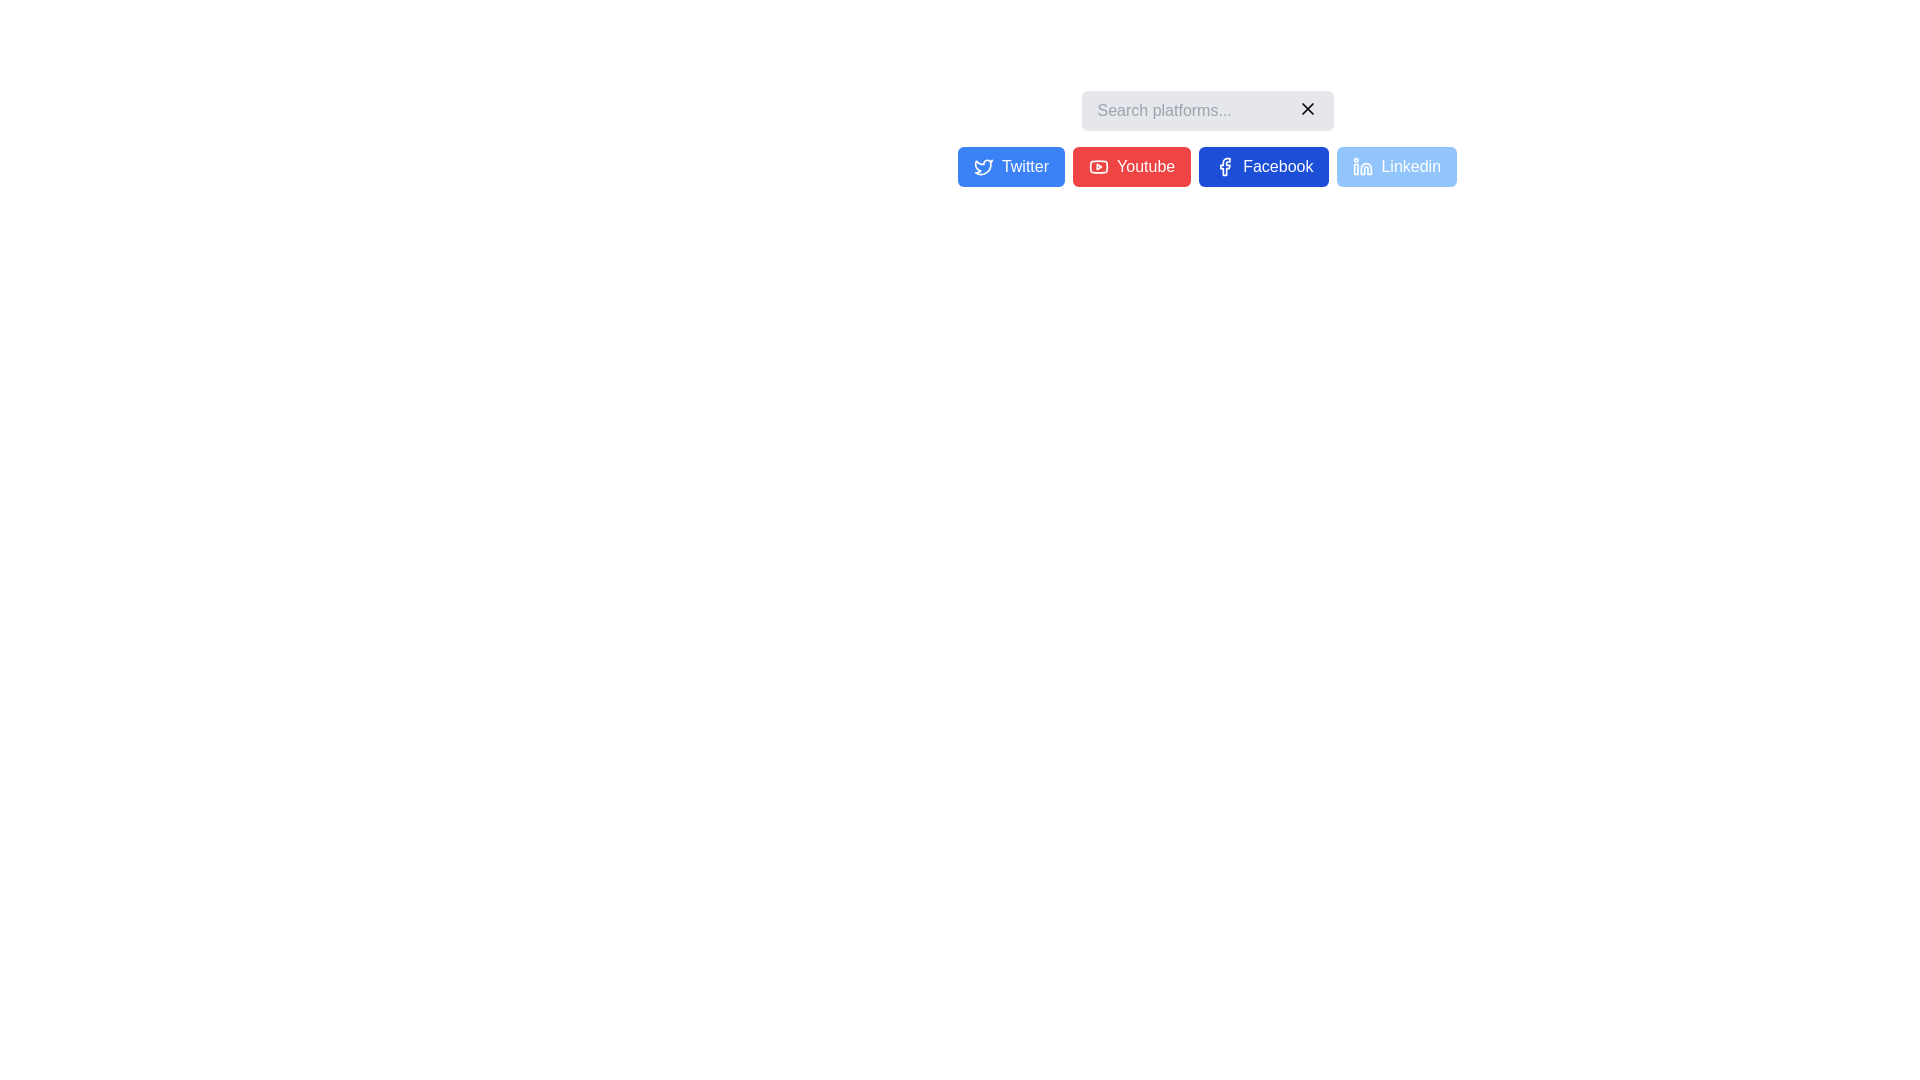 The height and width of the screenshot is (1080, 1920). I want to click on the YouTube play button icon, which is styled with a red background and a white triangular play symbol, located at the left side of the 'Youtube' button, so click(1098, 165).